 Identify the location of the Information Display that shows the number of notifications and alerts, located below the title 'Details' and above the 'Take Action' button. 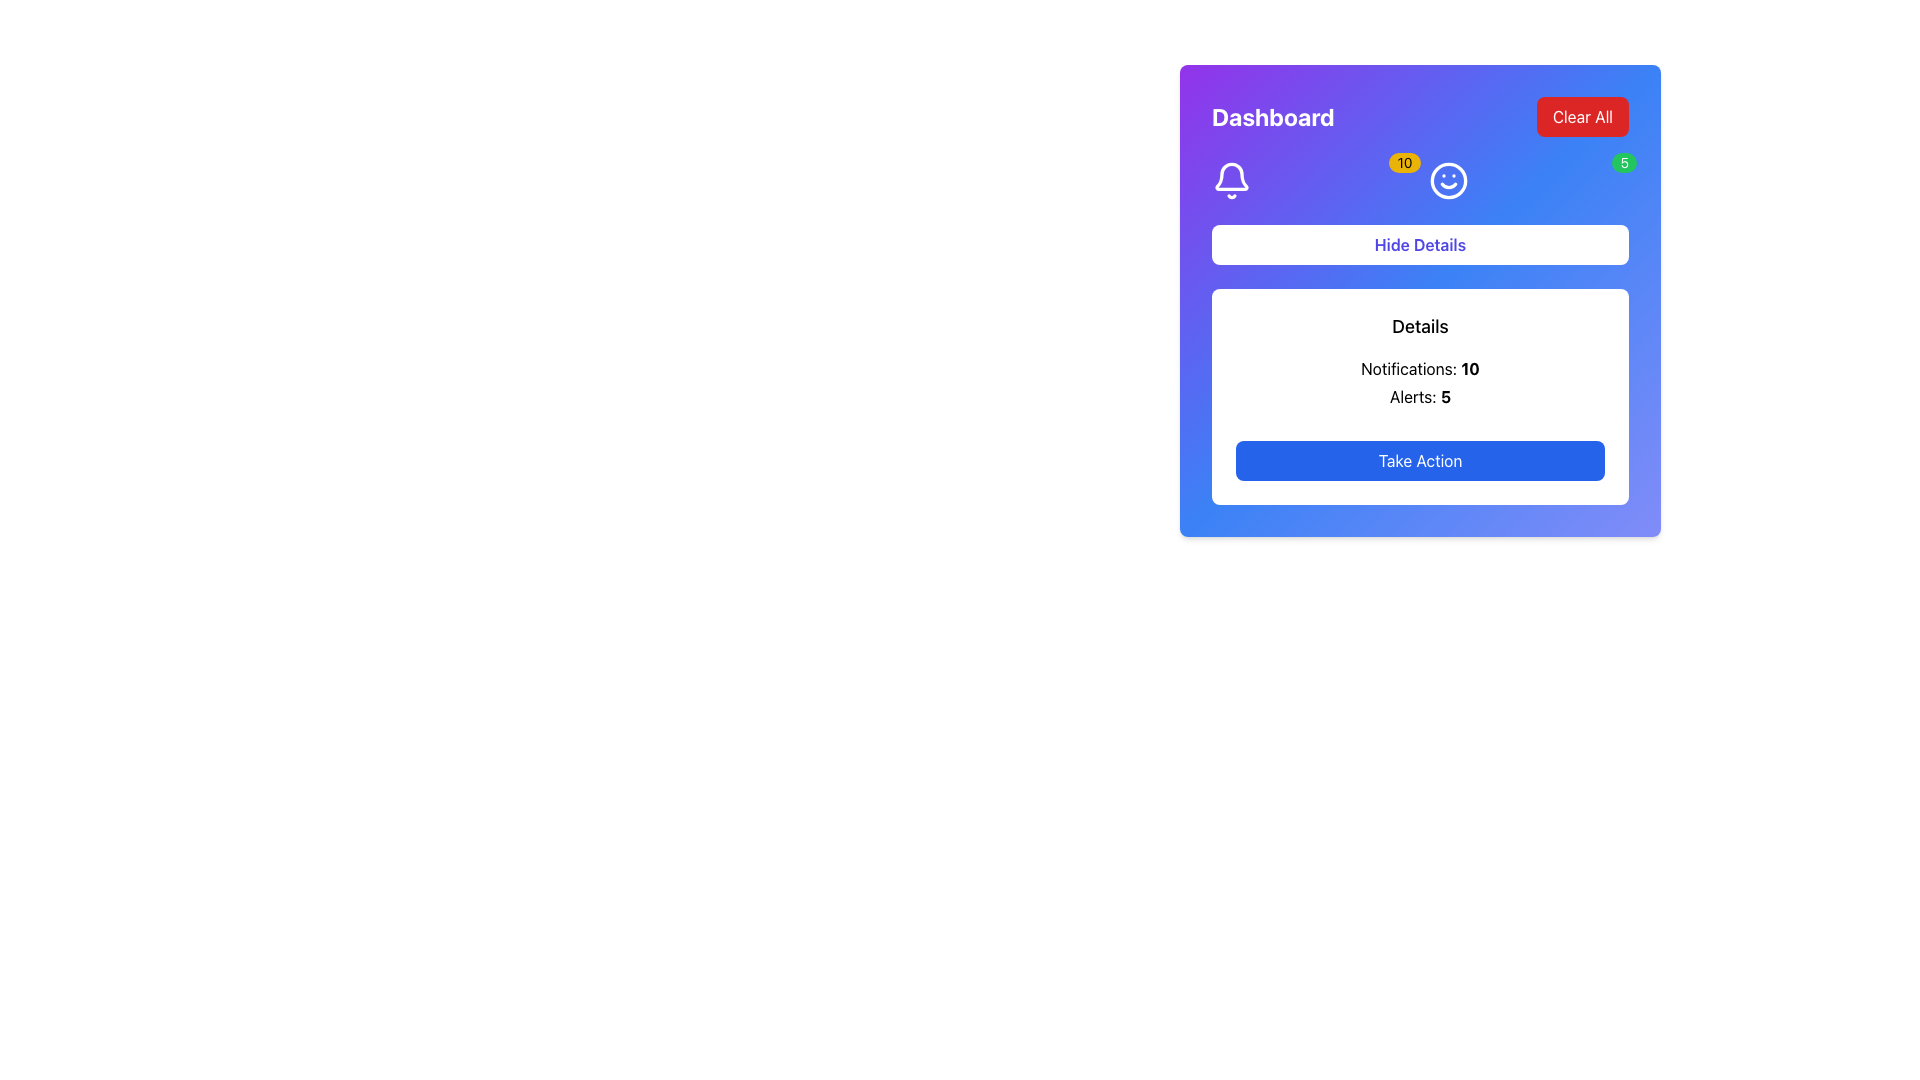
(1419, 382).